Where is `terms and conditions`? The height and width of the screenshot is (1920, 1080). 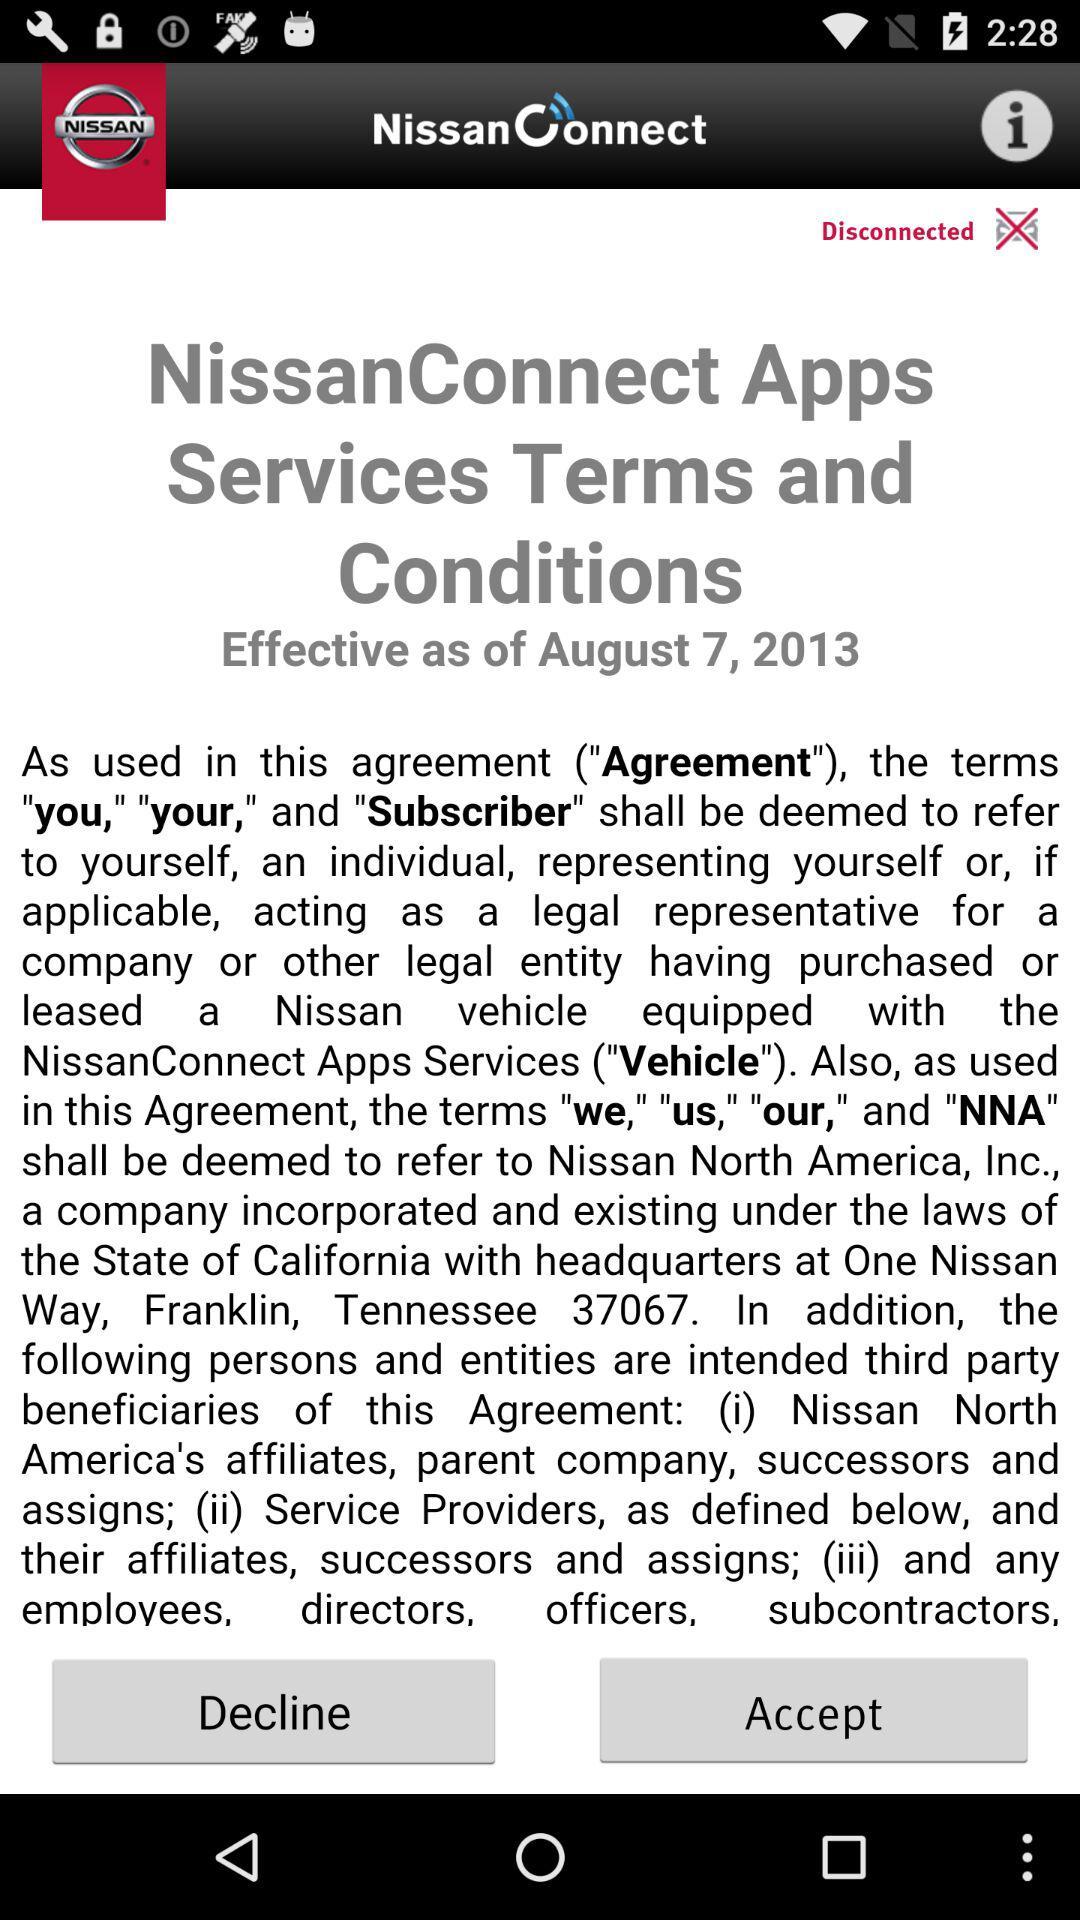
terms and conditions is located at coordinates (540, 946).